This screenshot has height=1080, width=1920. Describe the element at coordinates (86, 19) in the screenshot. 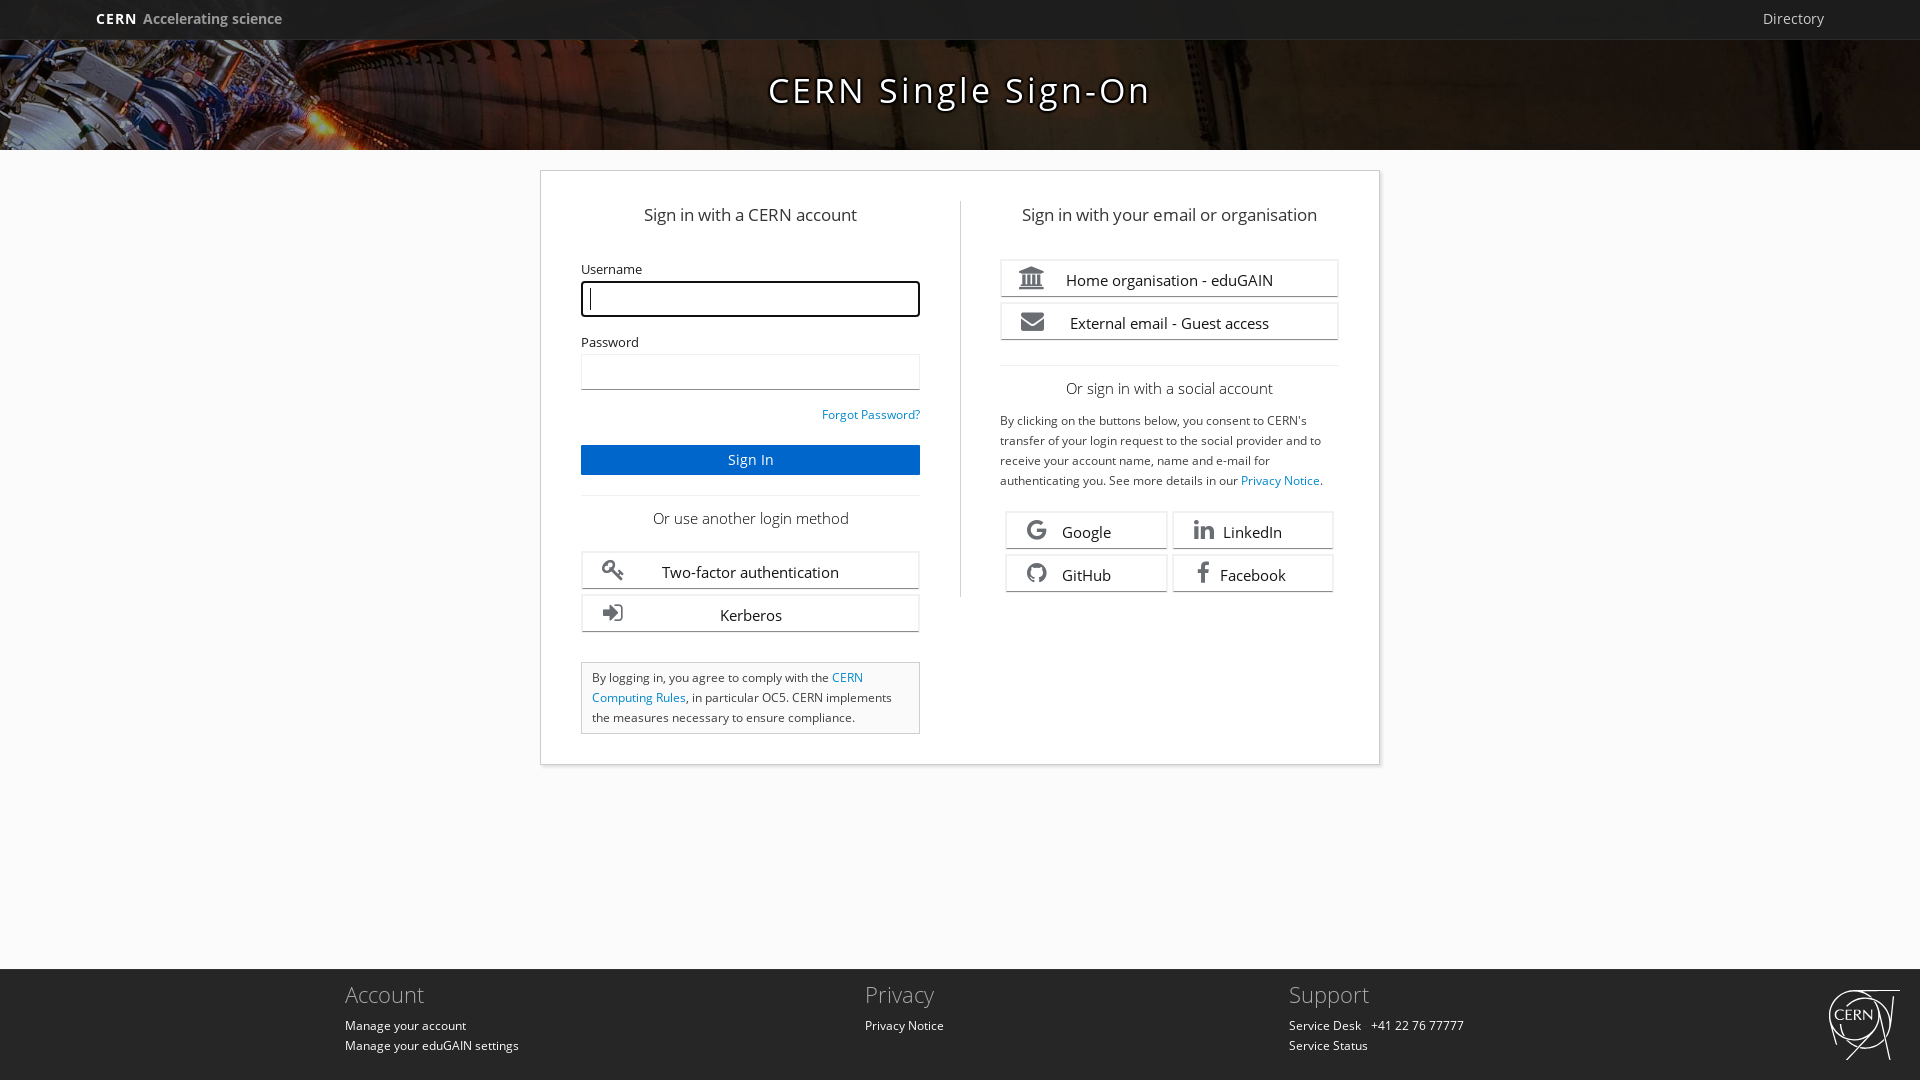

I see `'CERN Accelerating science'` at that location.